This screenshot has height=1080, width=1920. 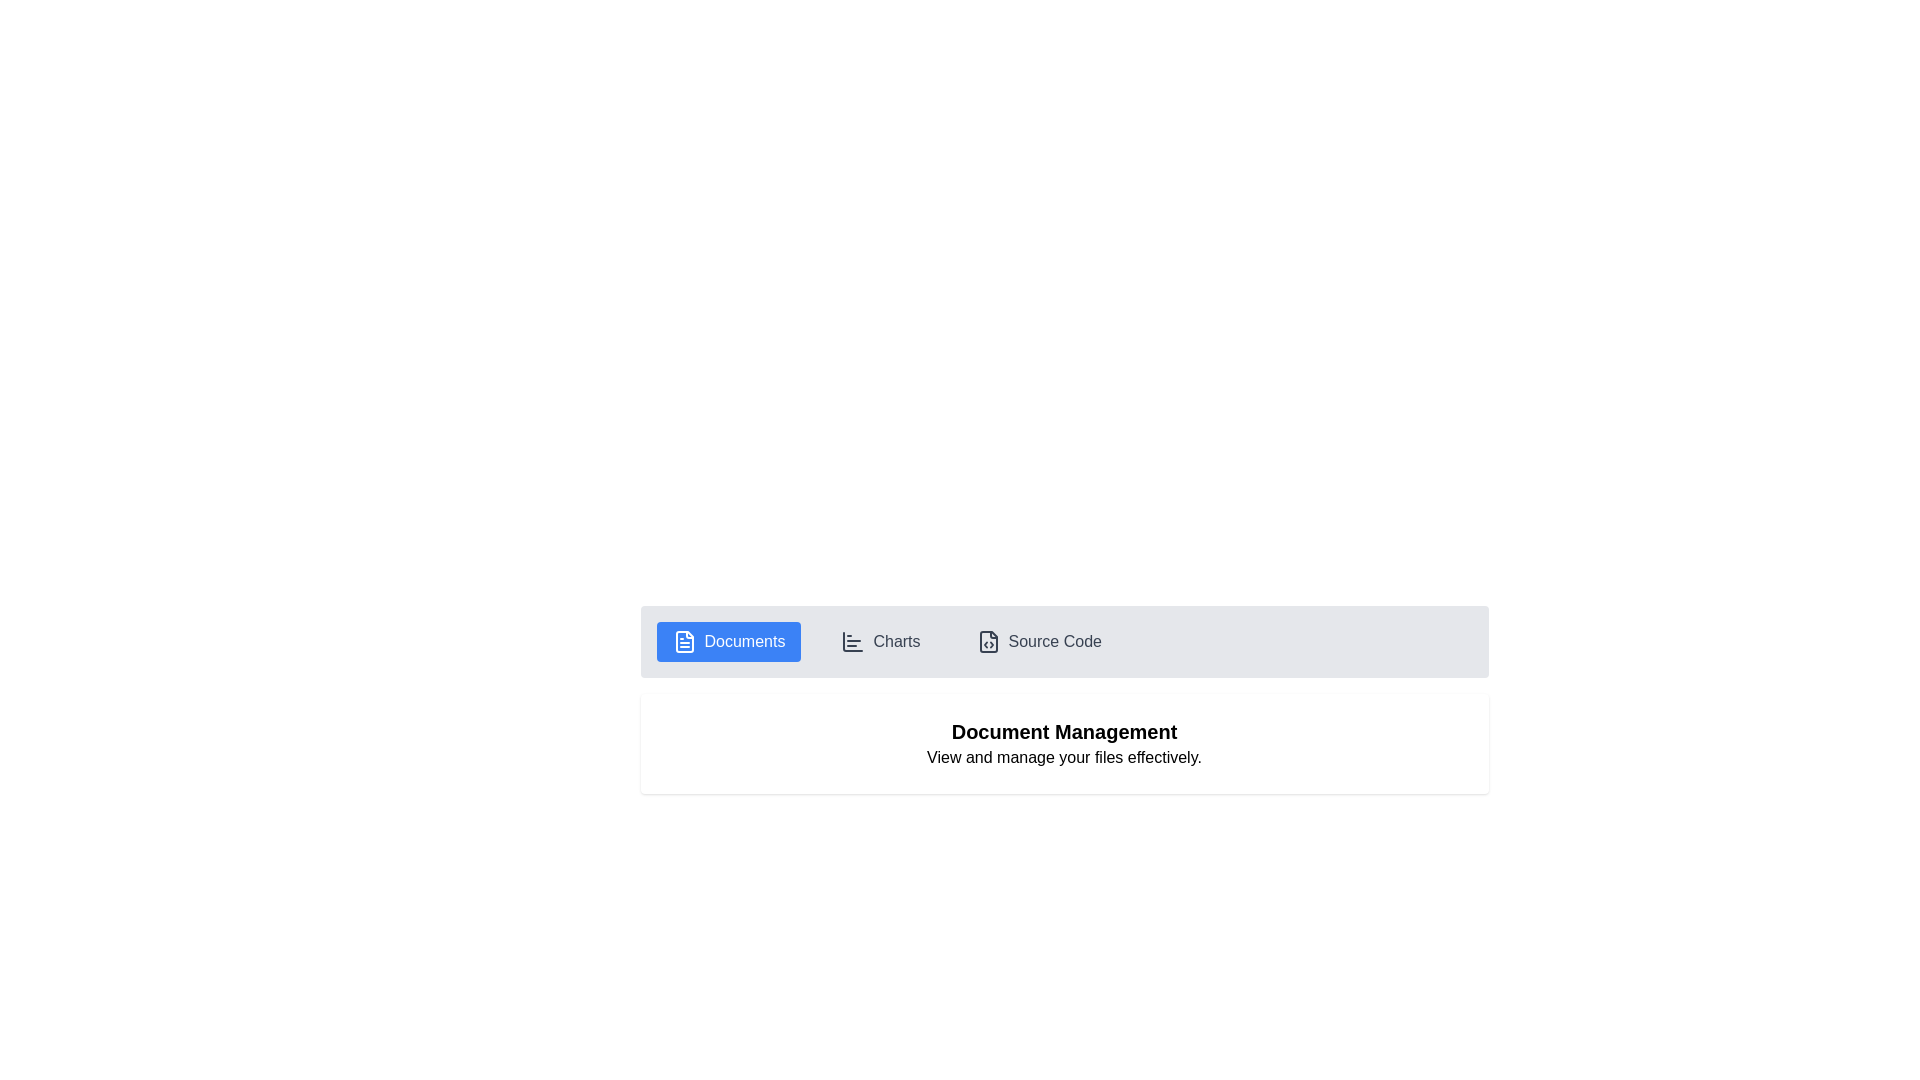 I want to click on the button located in the first position of the horizontal navigation bar, so click(x=728, y=641).